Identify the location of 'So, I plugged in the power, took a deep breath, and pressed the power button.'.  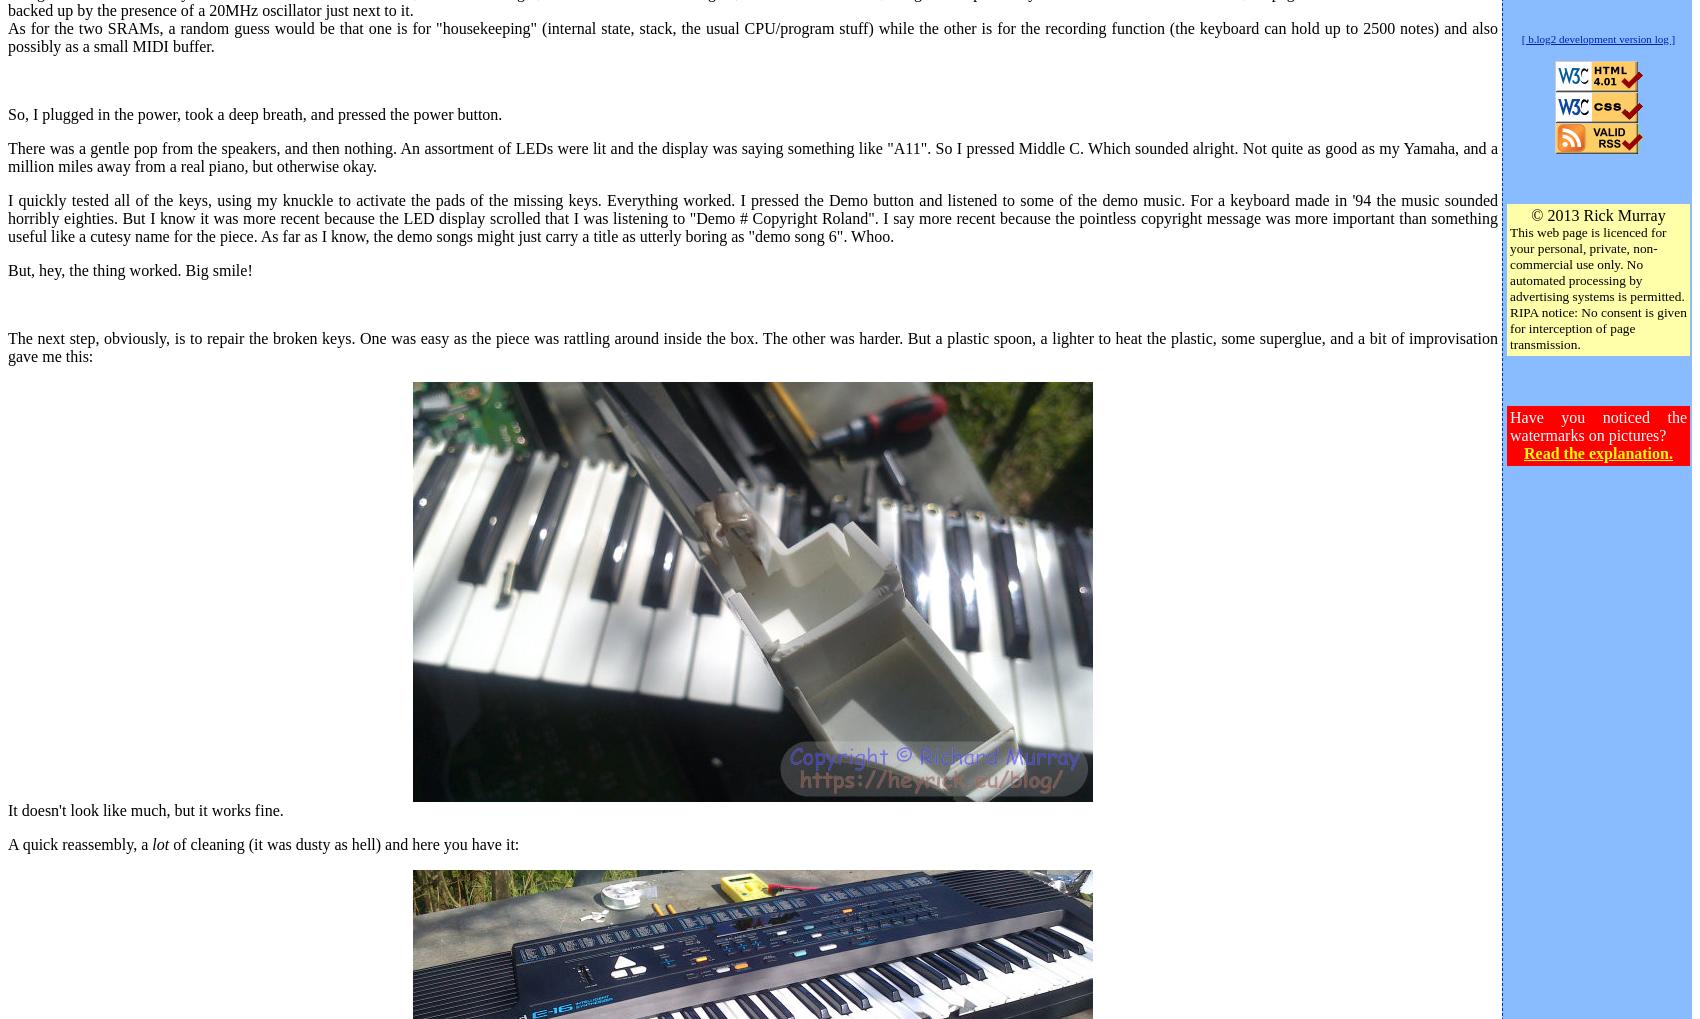
(255, 112).